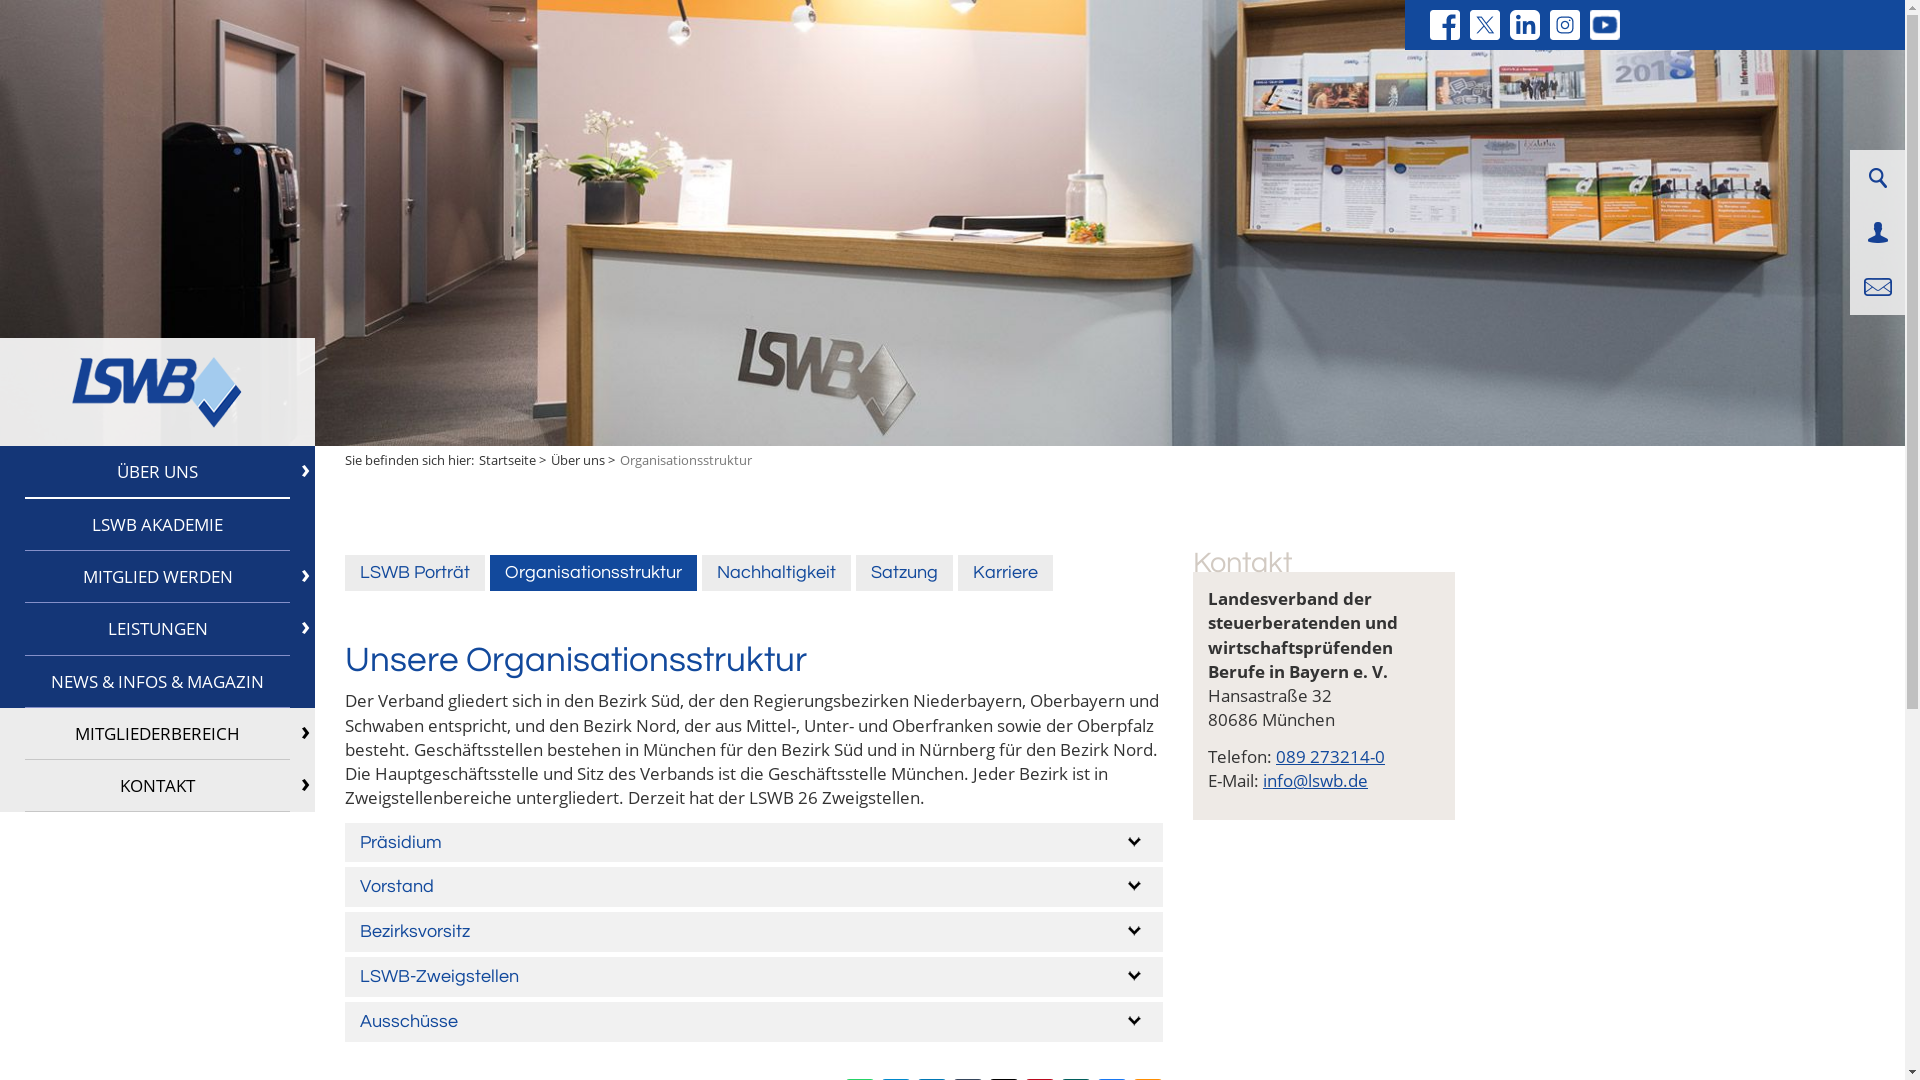 Image resolution: width=1920 pixels, height=1080 pixels. Describe the element at coordinates (156, 785) in the screenshot. I see `'KONTAKT'` at that location.